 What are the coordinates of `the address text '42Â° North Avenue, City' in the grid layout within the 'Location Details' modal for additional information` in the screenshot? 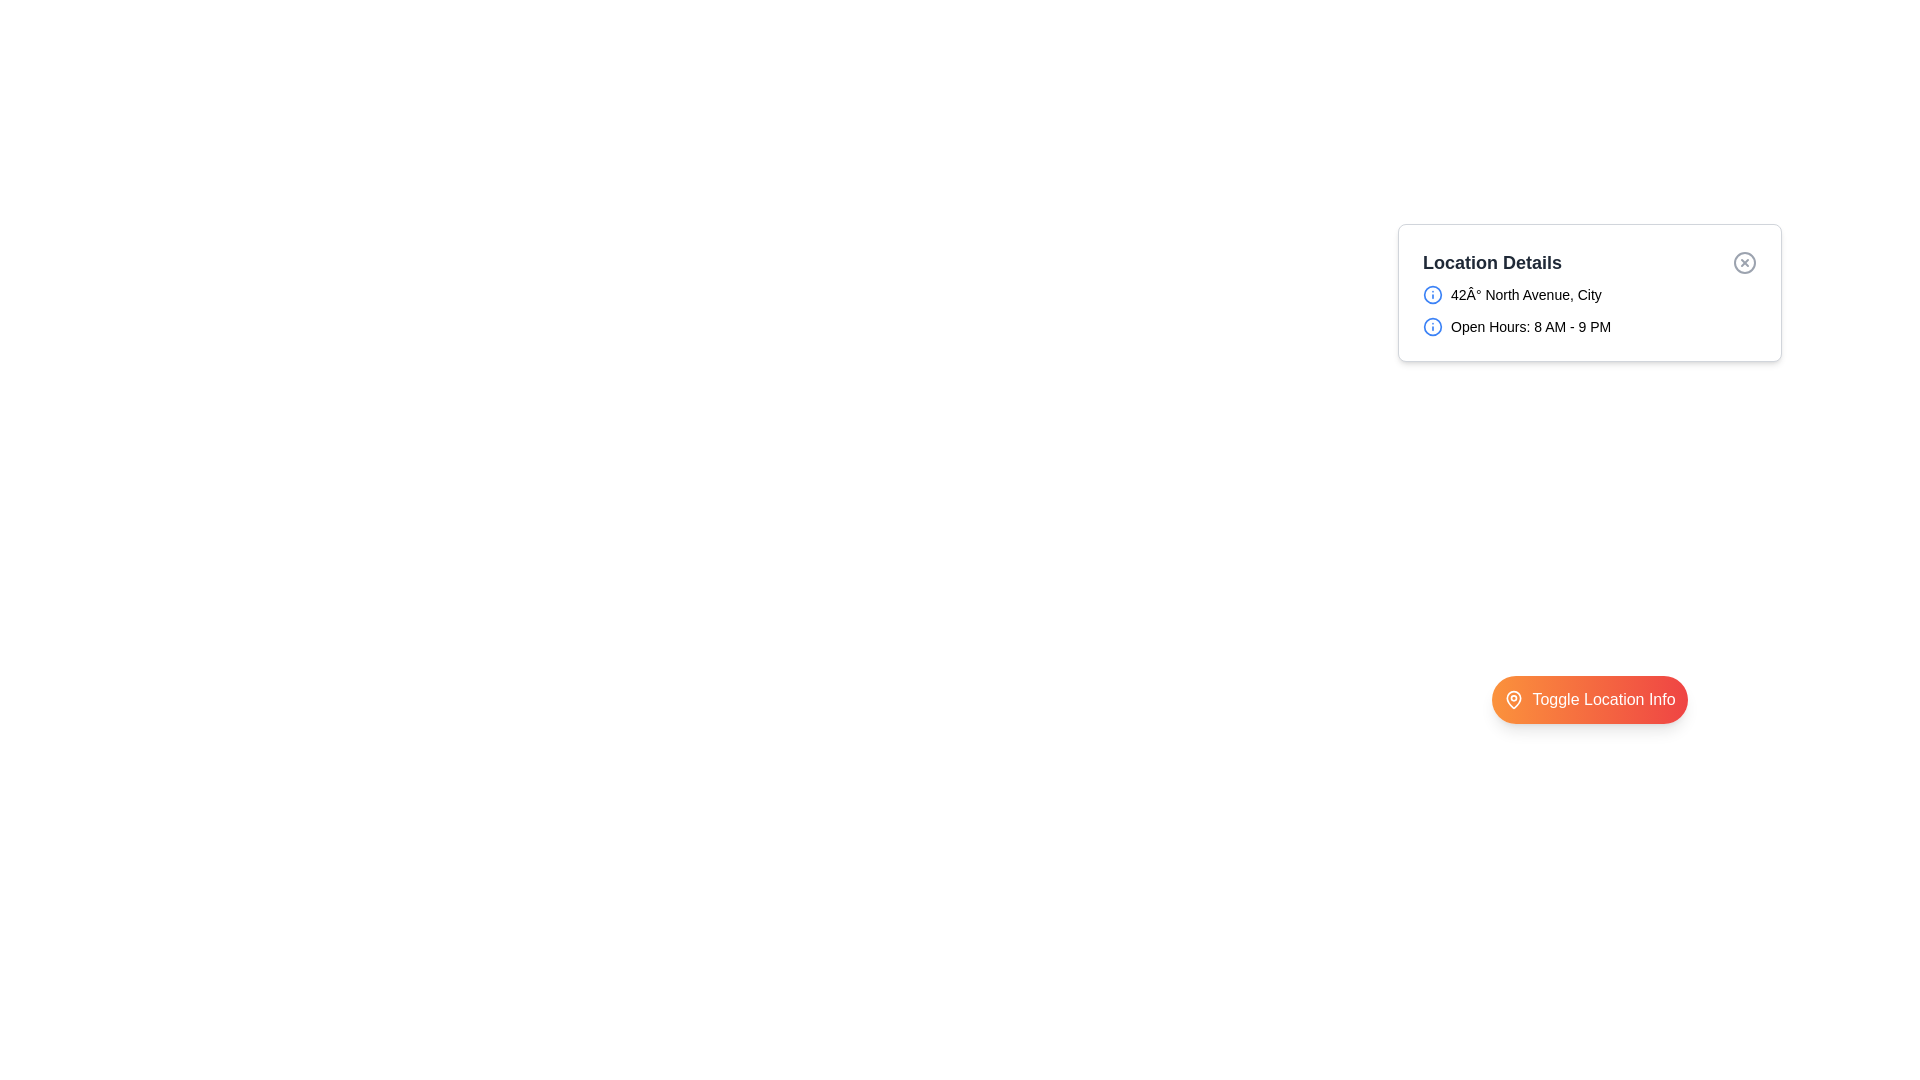 It's located at (1588, 311).